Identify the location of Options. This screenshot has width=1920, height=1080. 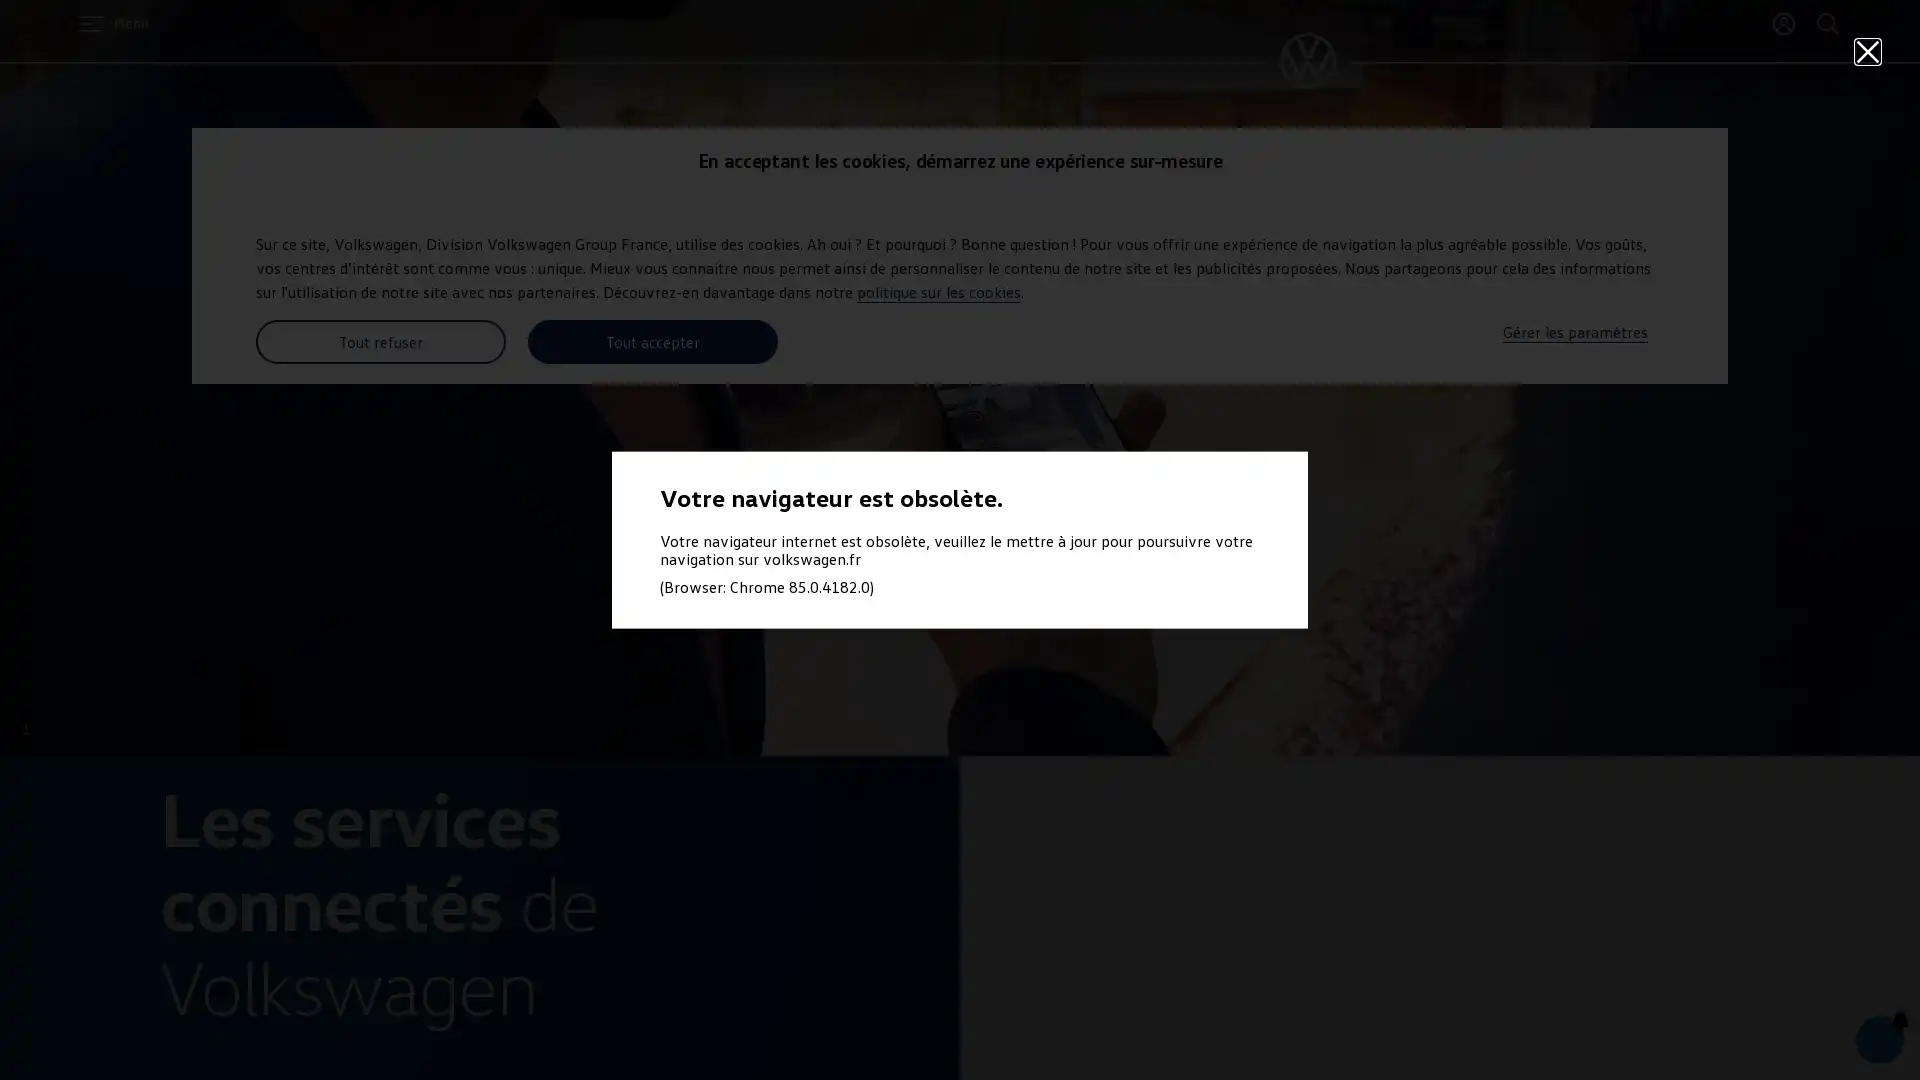
(1857, 1026).